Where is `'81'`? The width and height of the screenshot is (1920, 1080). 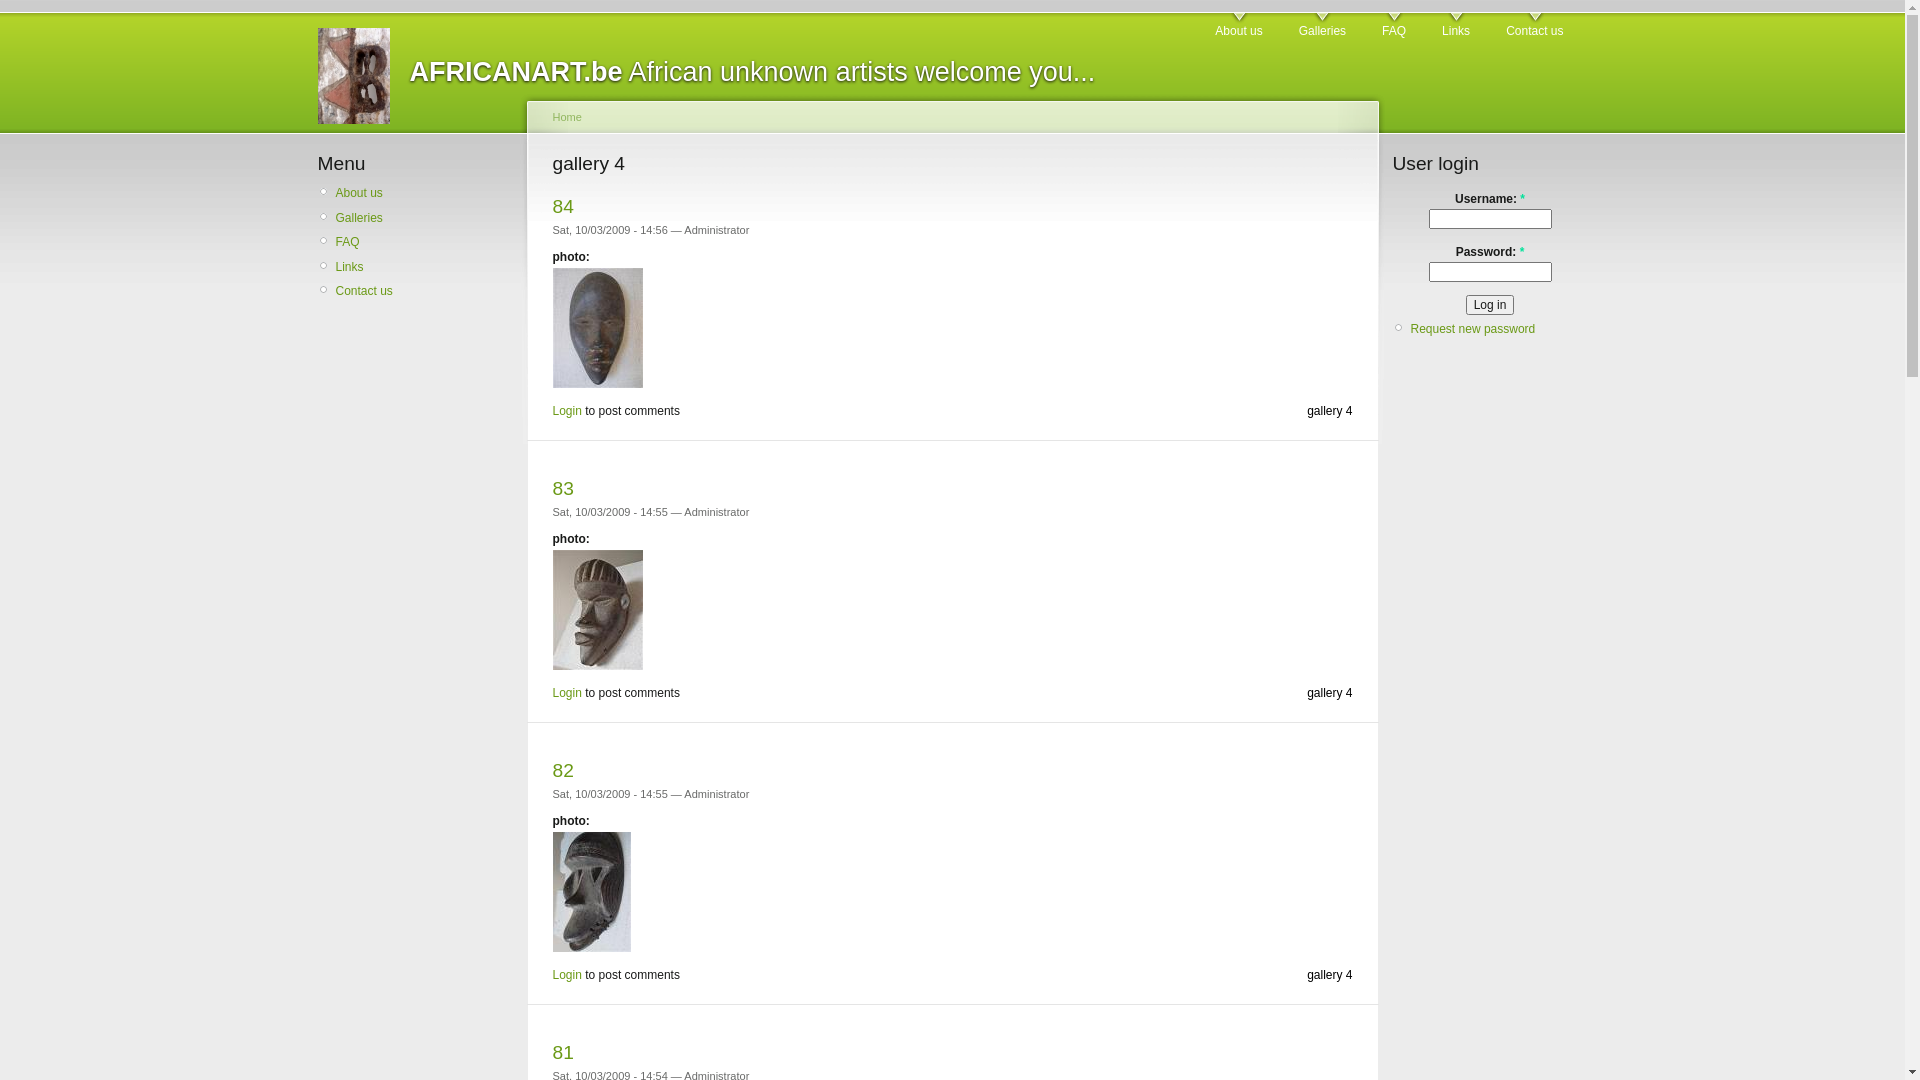 '81' is located at coordinates (561, 1051).